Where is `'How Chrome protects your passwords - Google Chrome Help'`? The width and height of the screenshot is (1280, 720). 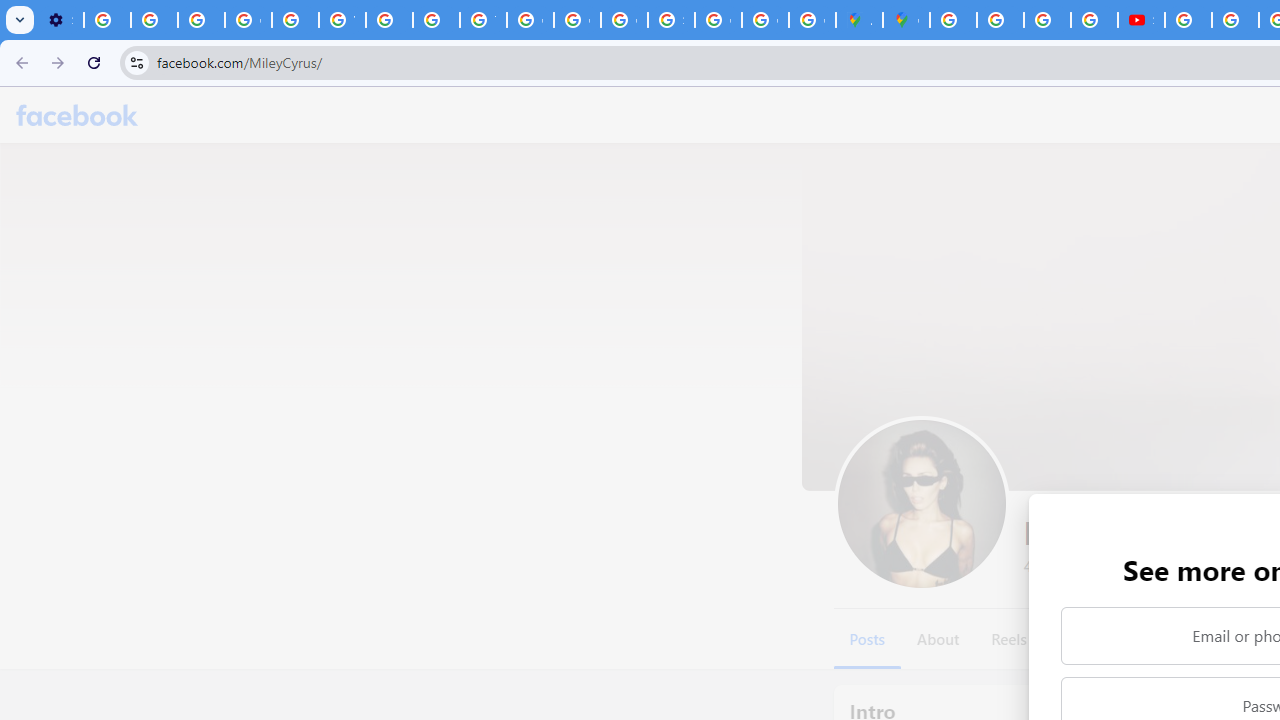
'How Chrome protects your passwords - Google Chrome Help' is located at coordinates (1188, 20).